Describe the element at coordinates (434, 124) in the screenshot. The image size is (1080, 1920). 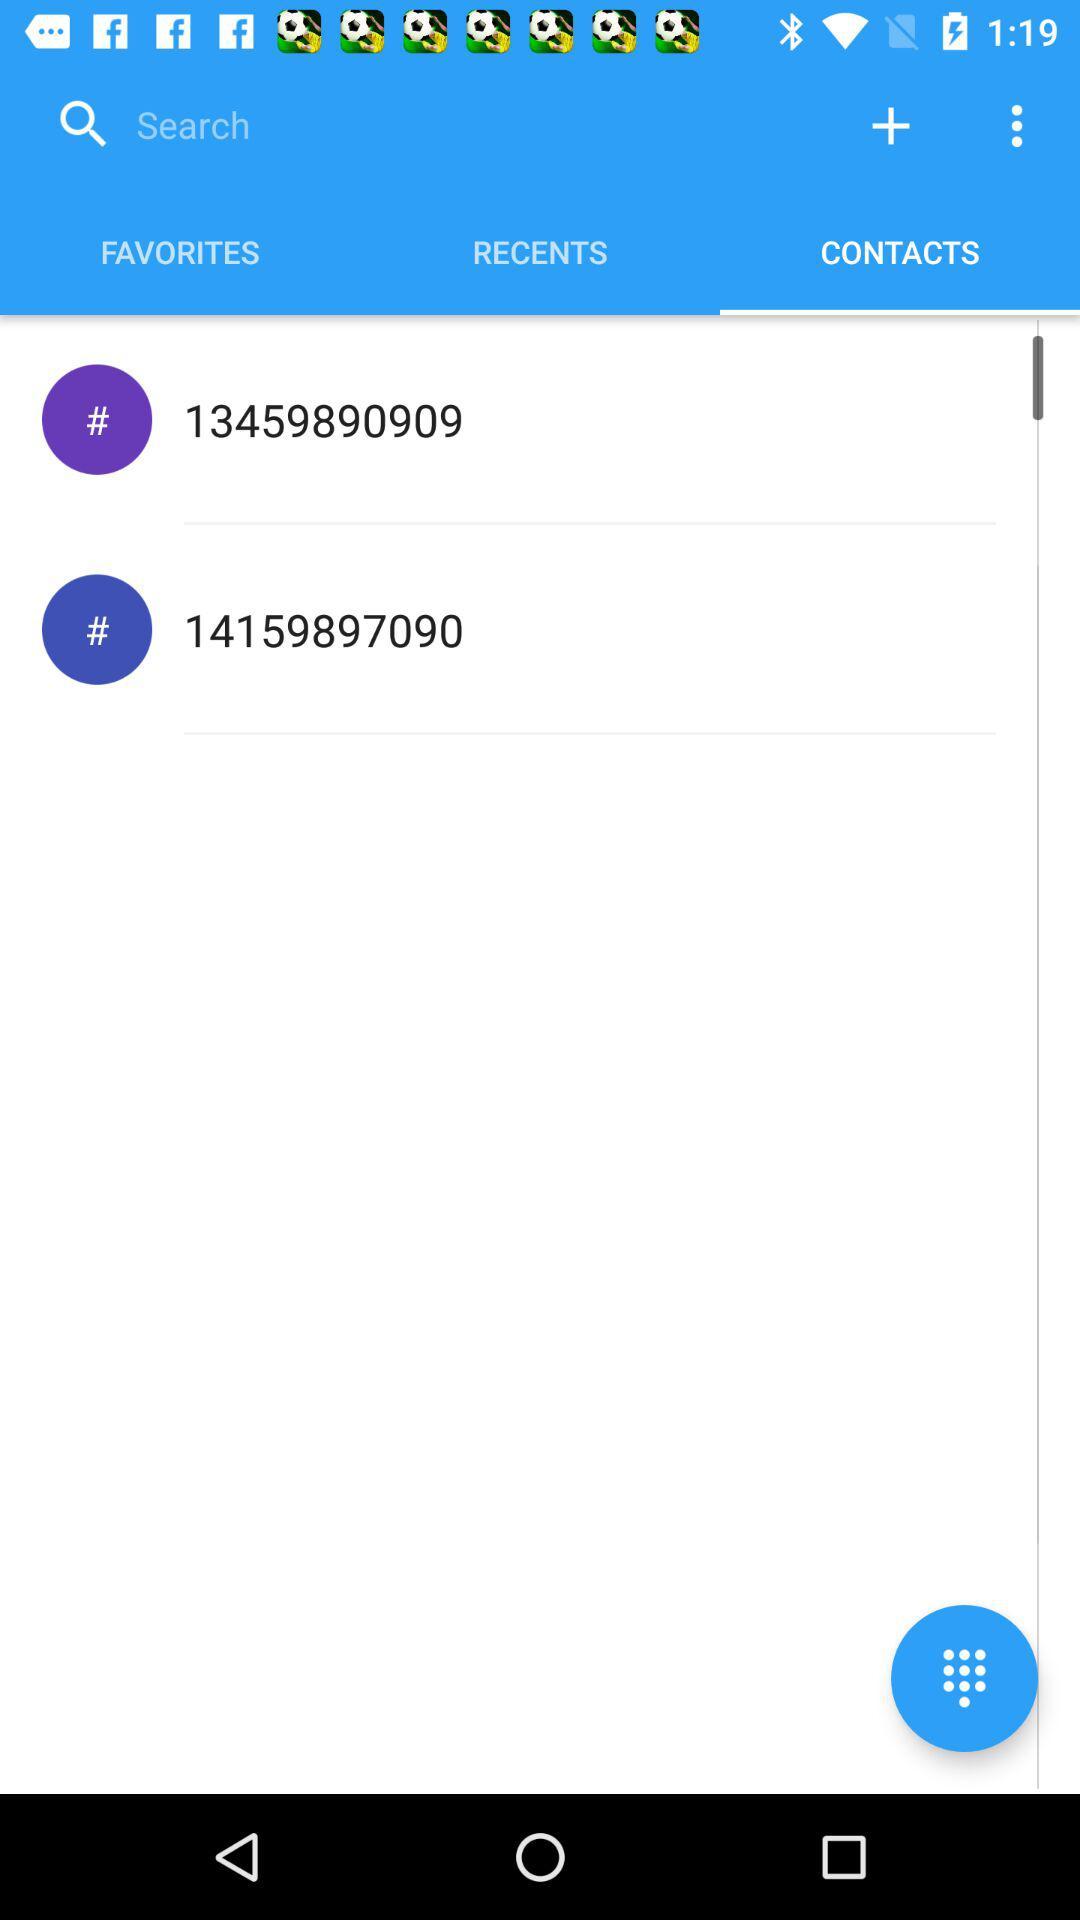
I see `search bar` at that location.